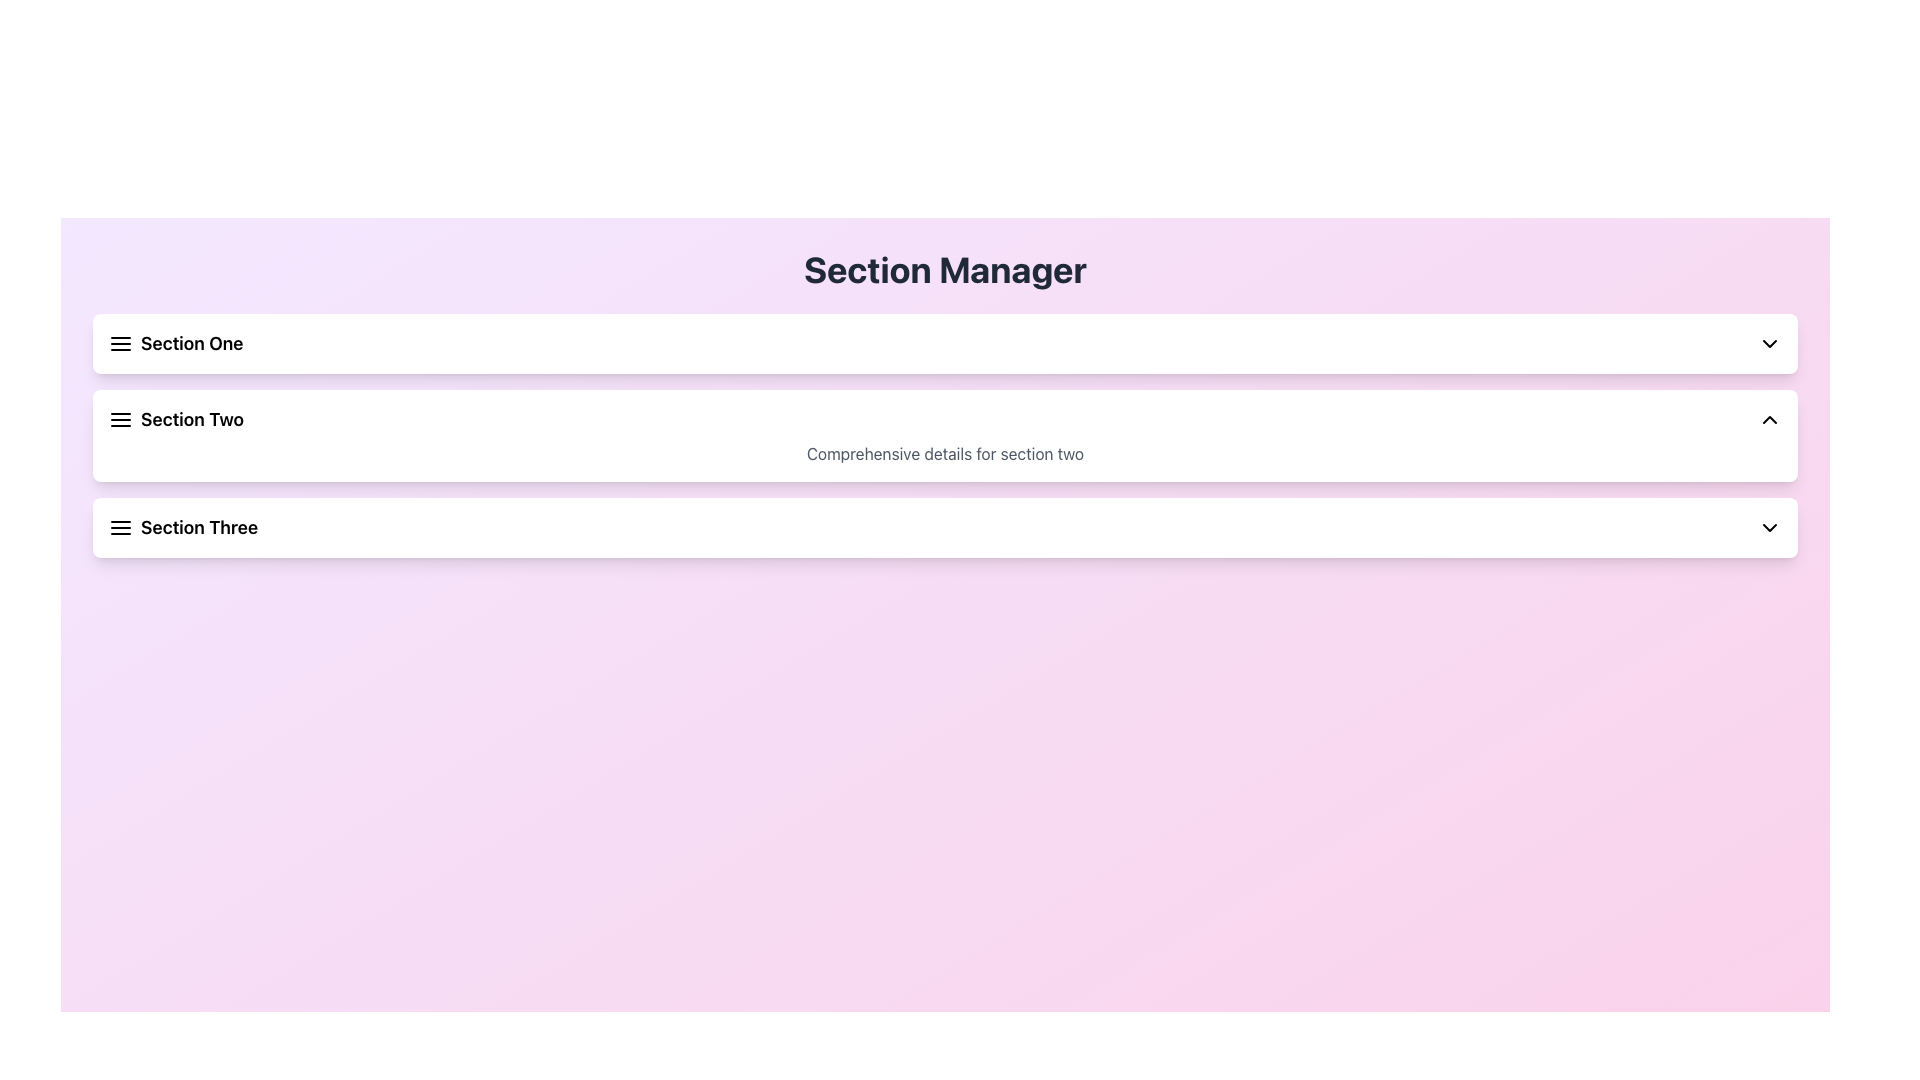 This screenshot has width=1920, height=1080. Describe the element at coordinates (1770, 419) in the screenshot. I see `the upwards-facing chevron icon button located in the upper-right corner of the 'Section Two' header area` at that location.